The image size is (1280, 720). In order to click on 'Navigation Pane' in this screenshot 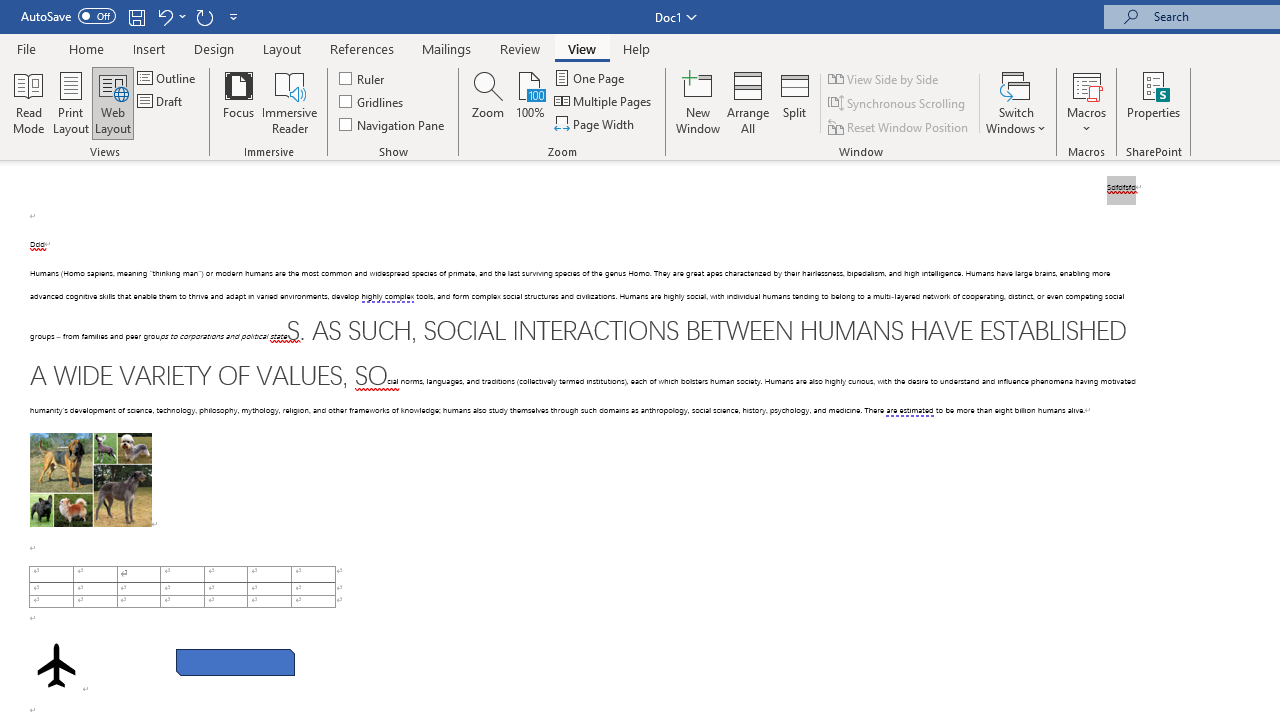, I will do `click(392, 124)`.